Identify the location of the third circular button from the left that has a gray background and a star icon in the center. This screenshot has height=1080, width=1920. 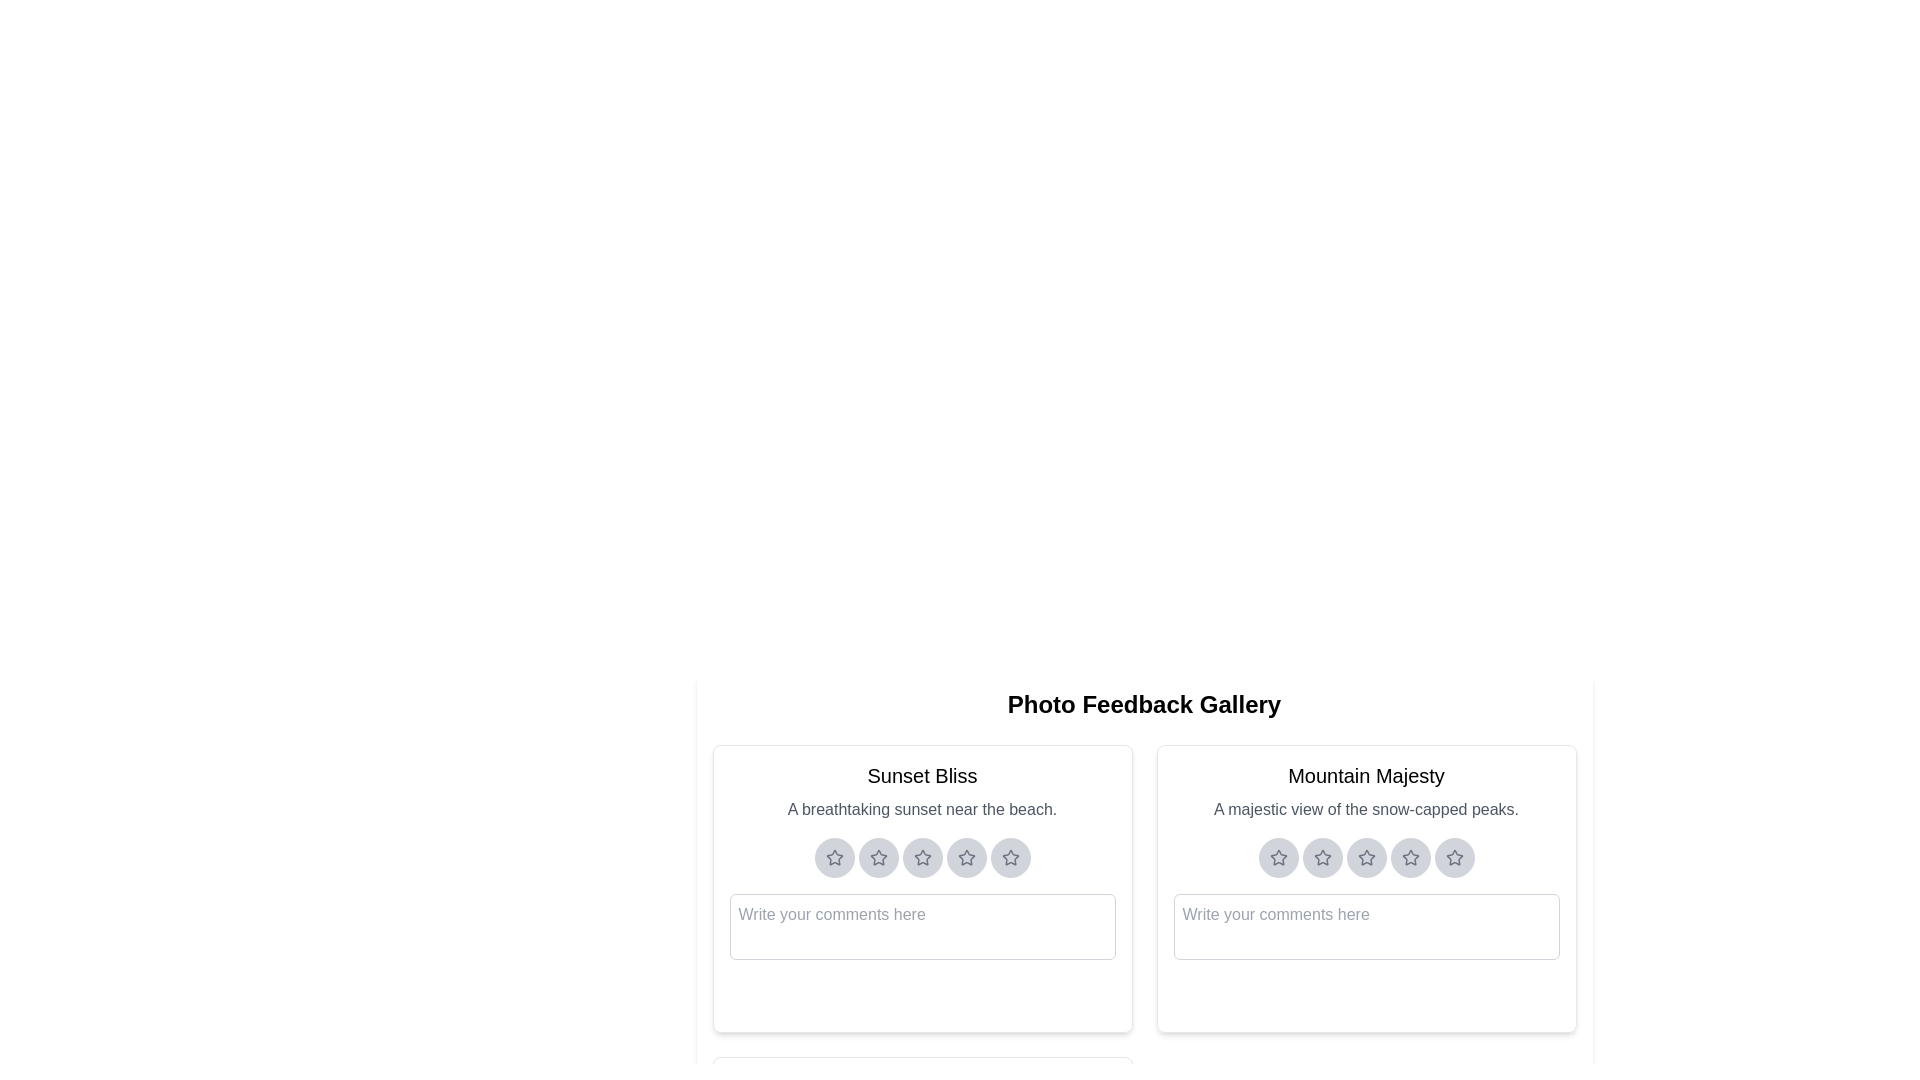
(1365, 856).